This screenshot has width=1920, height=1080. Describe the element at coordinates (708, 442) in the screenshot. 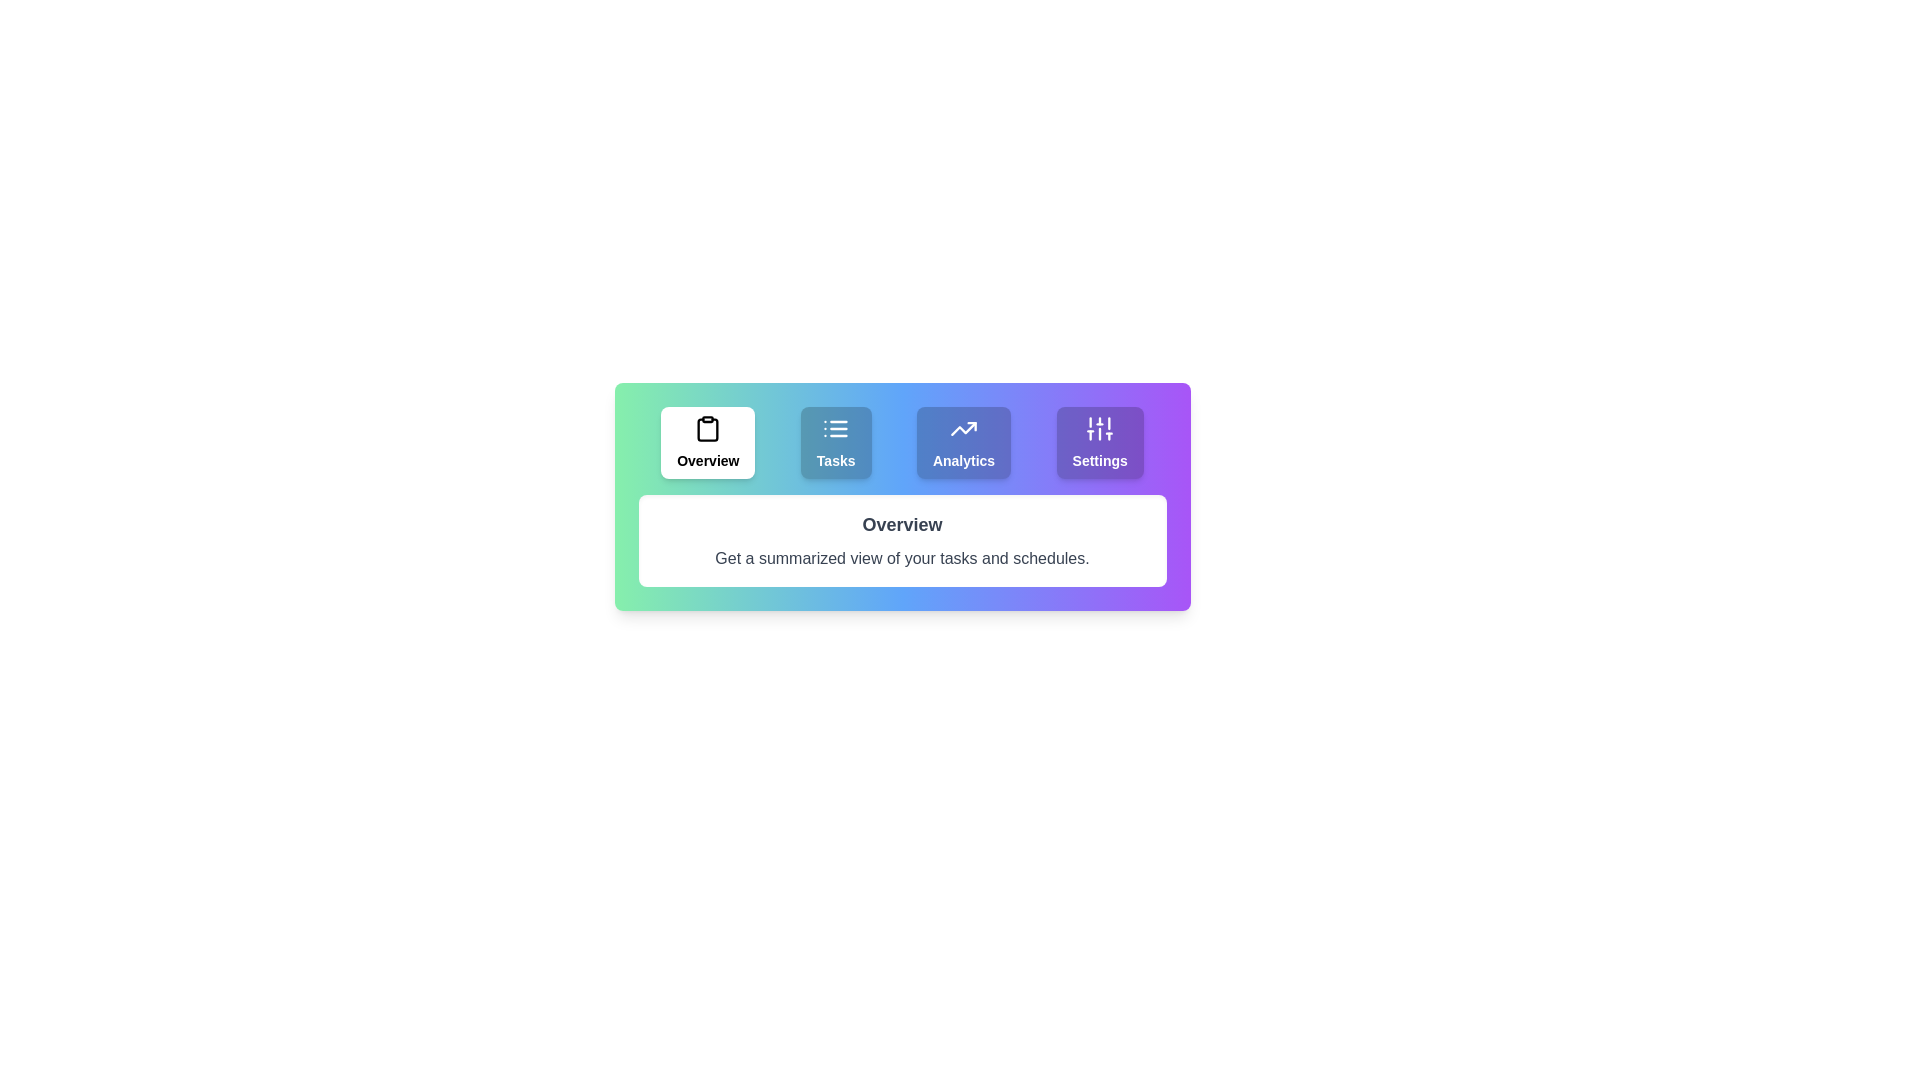

I see `the Overview tab to view its content` at that location.